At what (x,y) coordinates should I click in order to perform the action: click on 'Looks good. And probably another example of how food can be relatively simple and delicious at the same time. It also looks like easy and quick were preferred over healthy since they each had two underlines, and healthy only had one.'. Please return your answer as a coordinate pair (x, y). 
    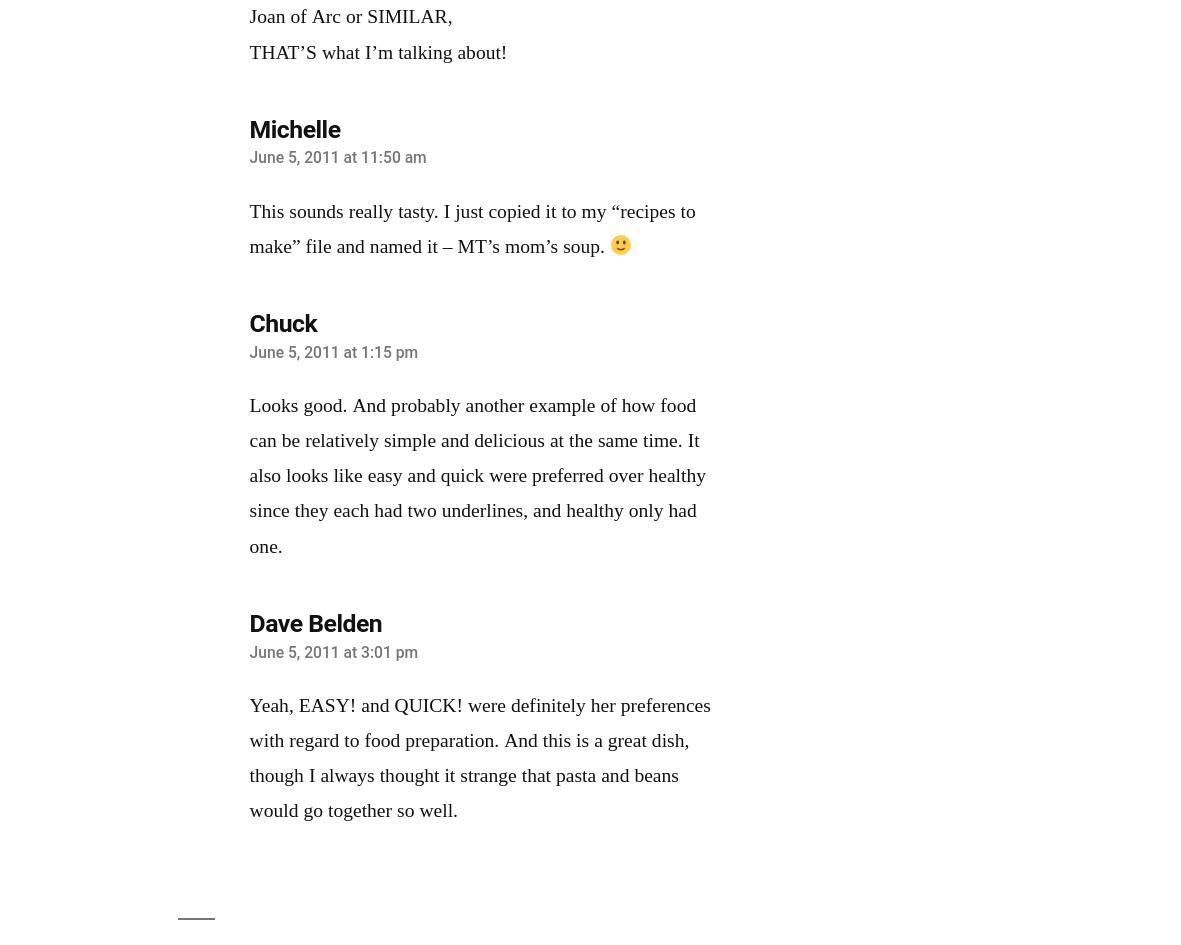
    Looking at the image, I should click on (476, 474).